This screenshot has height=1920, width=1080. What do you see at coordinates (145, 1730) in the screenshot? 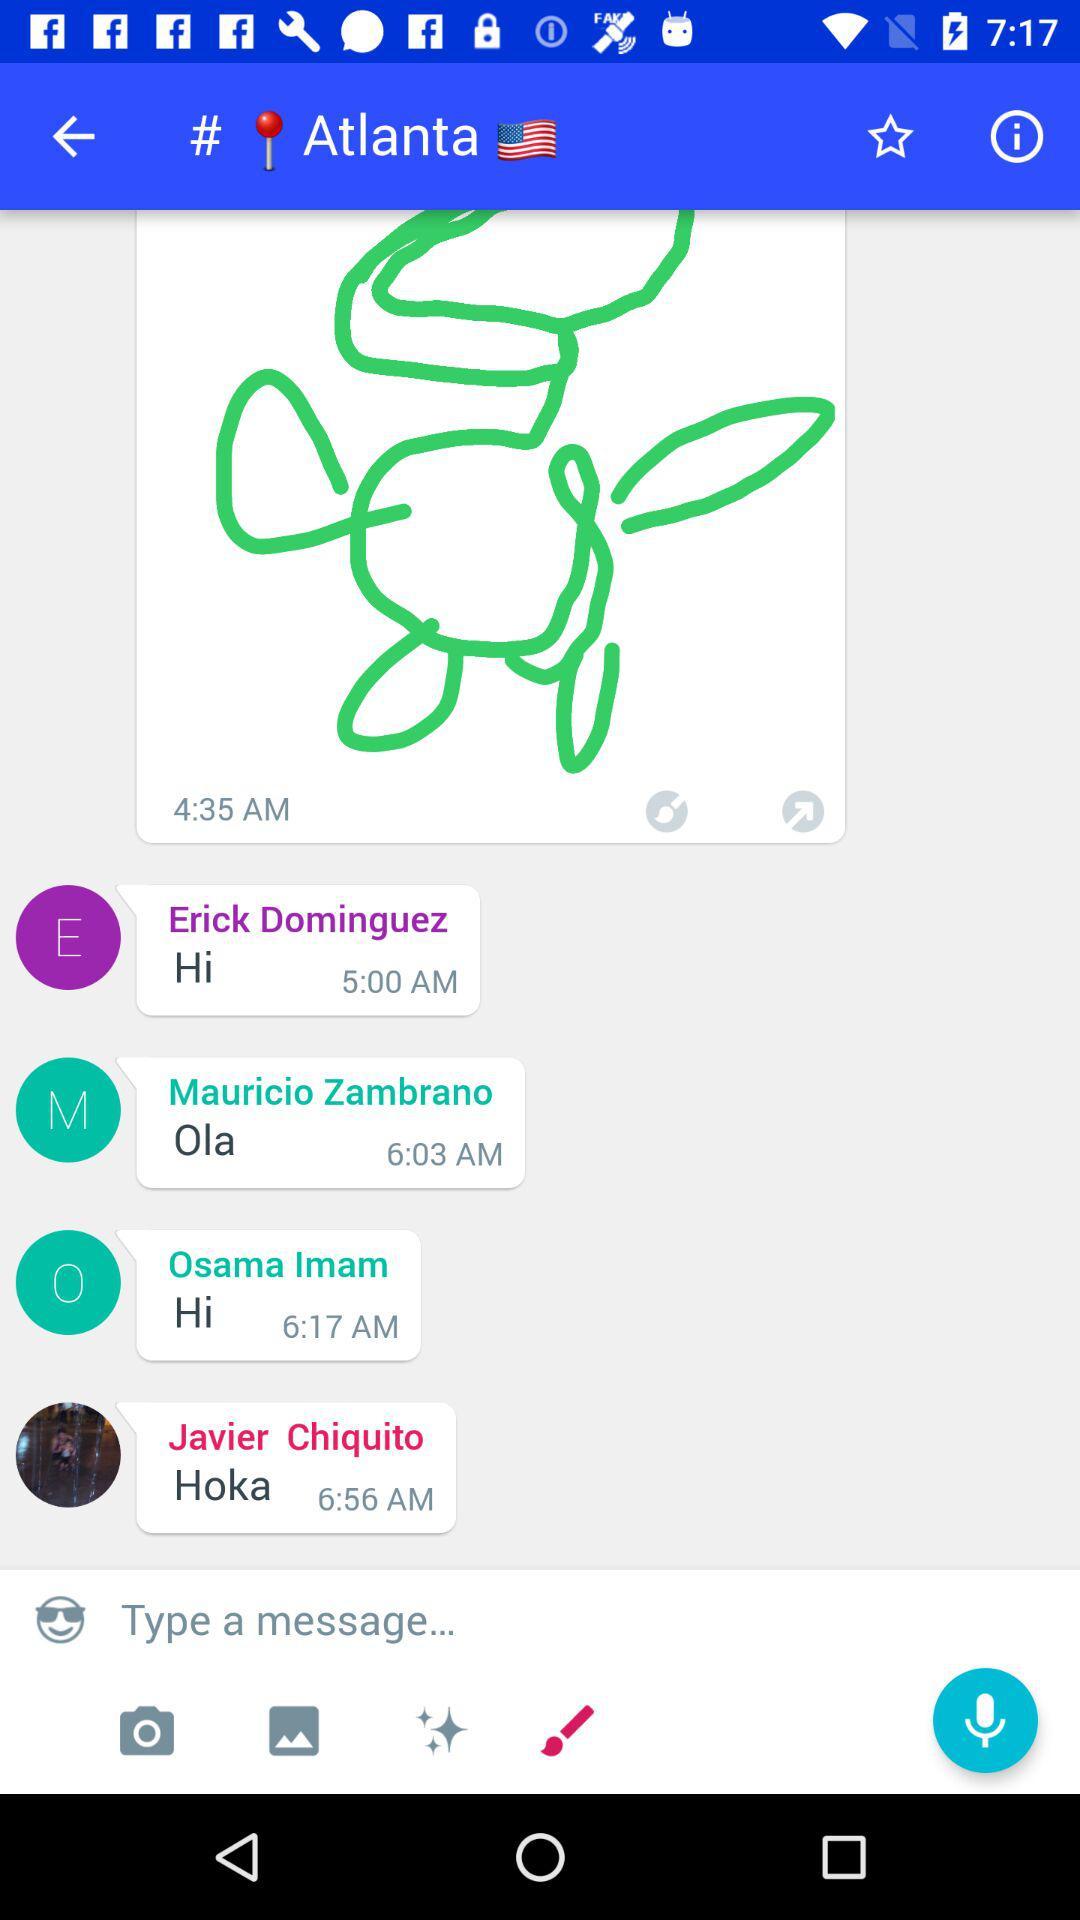
I see `the photo icon` at bounding box center [145, 1730].